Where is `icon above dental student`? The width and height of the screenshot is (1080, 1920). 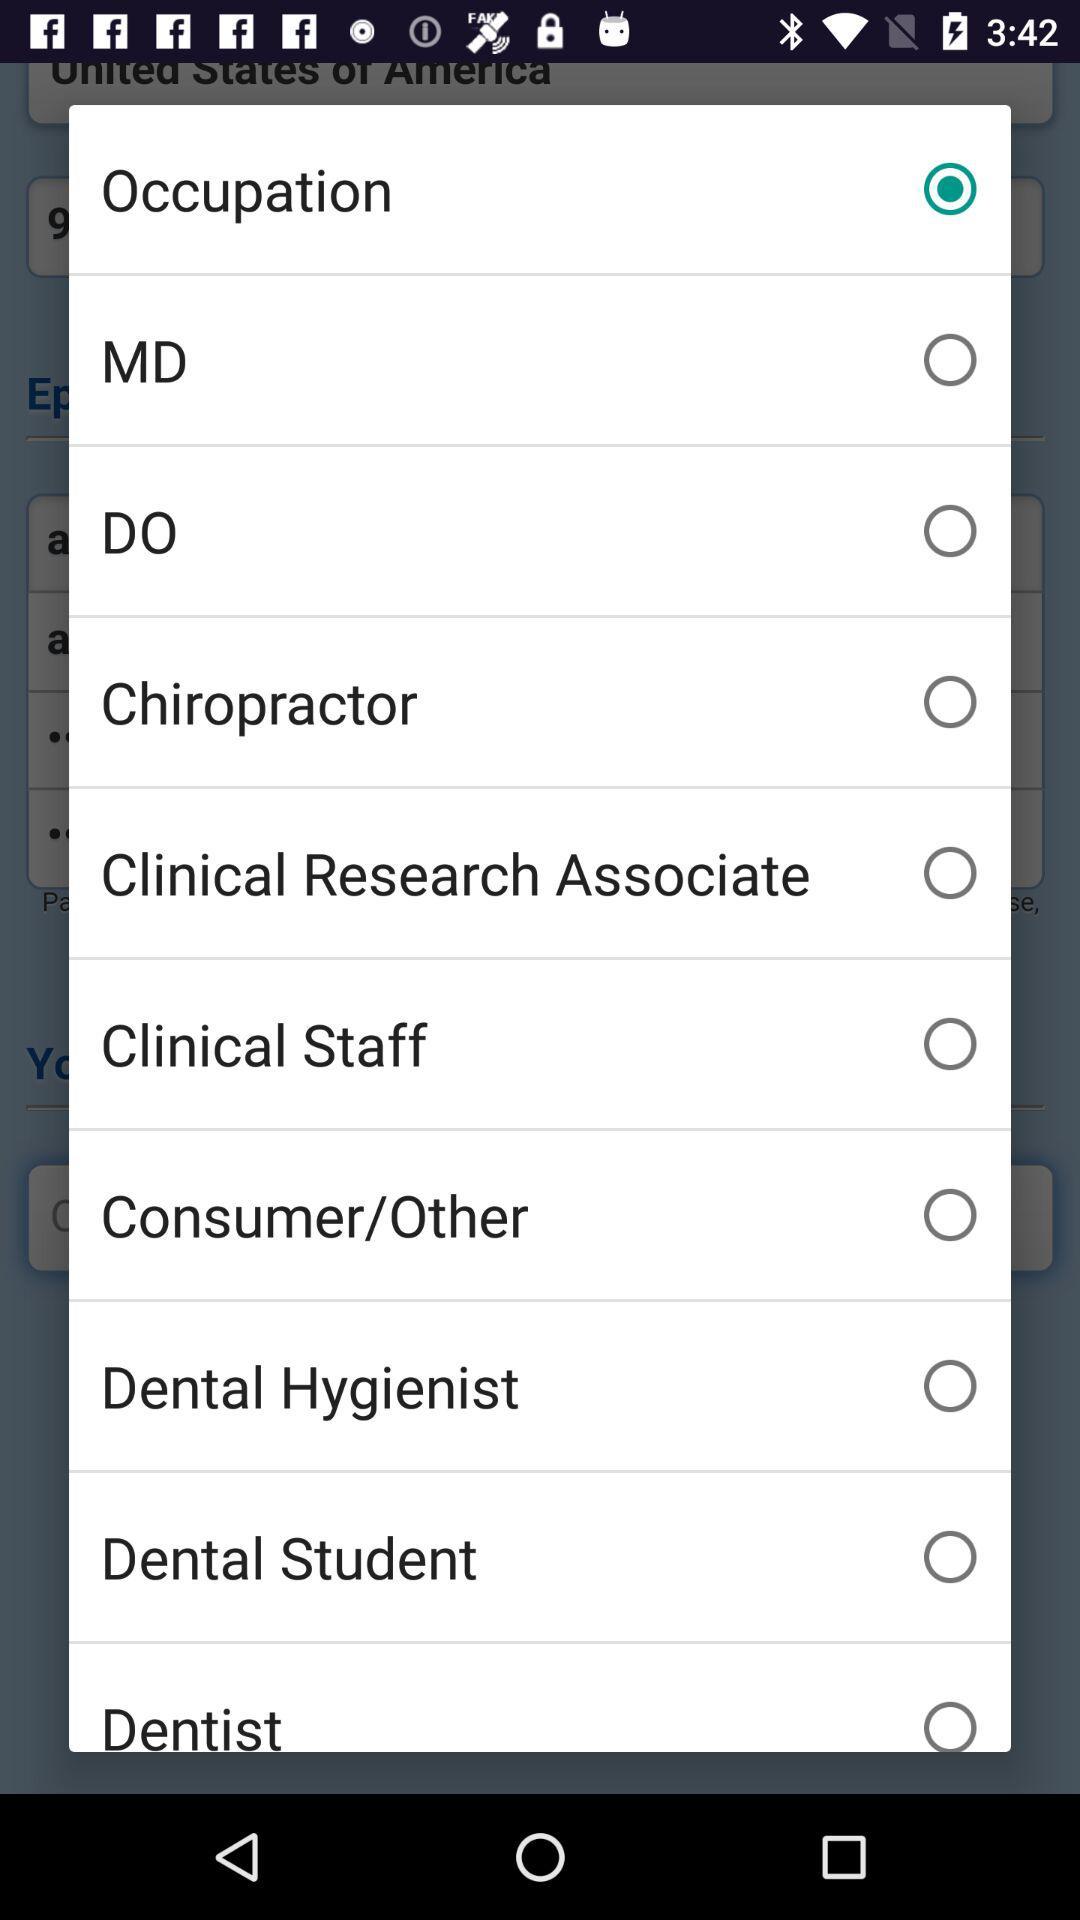
icon above dental student is located at coordinates (540, 1385).